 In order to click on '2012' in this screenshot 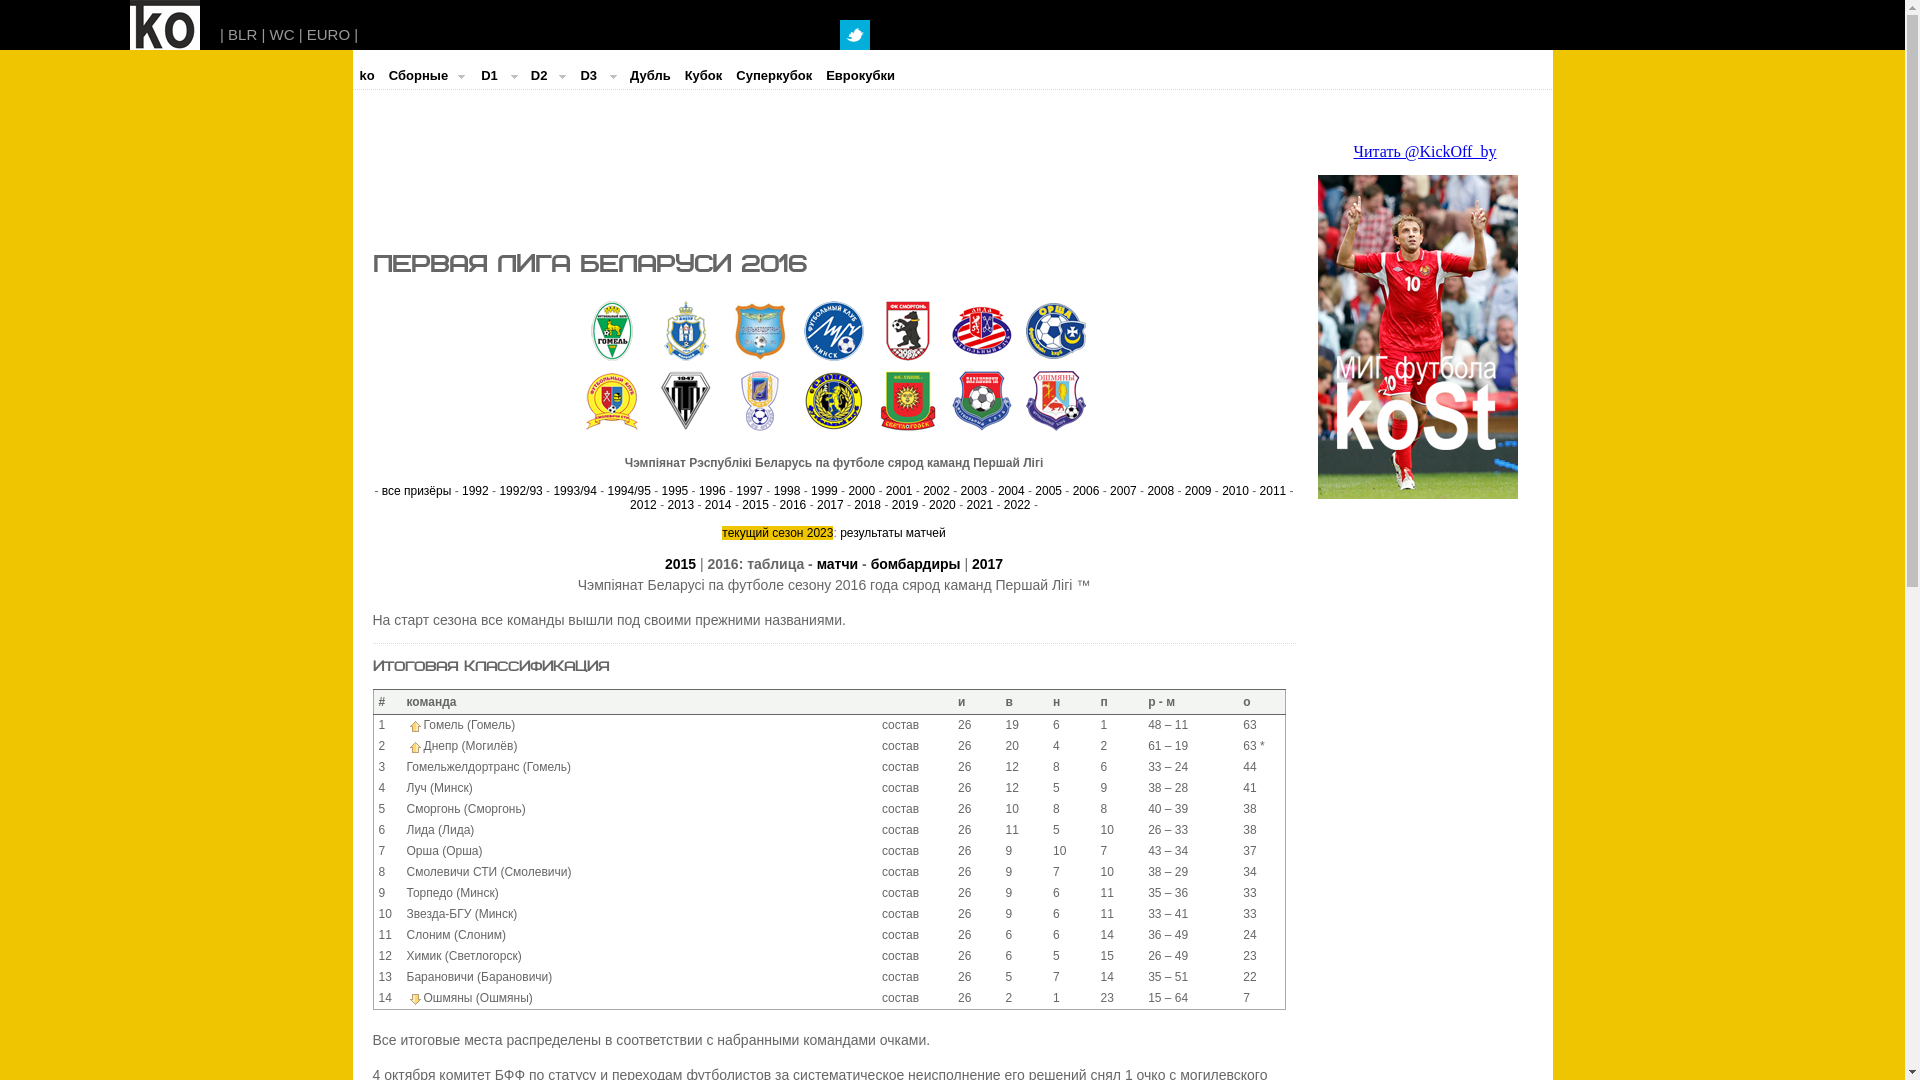, I will do `click(643, 504)`.